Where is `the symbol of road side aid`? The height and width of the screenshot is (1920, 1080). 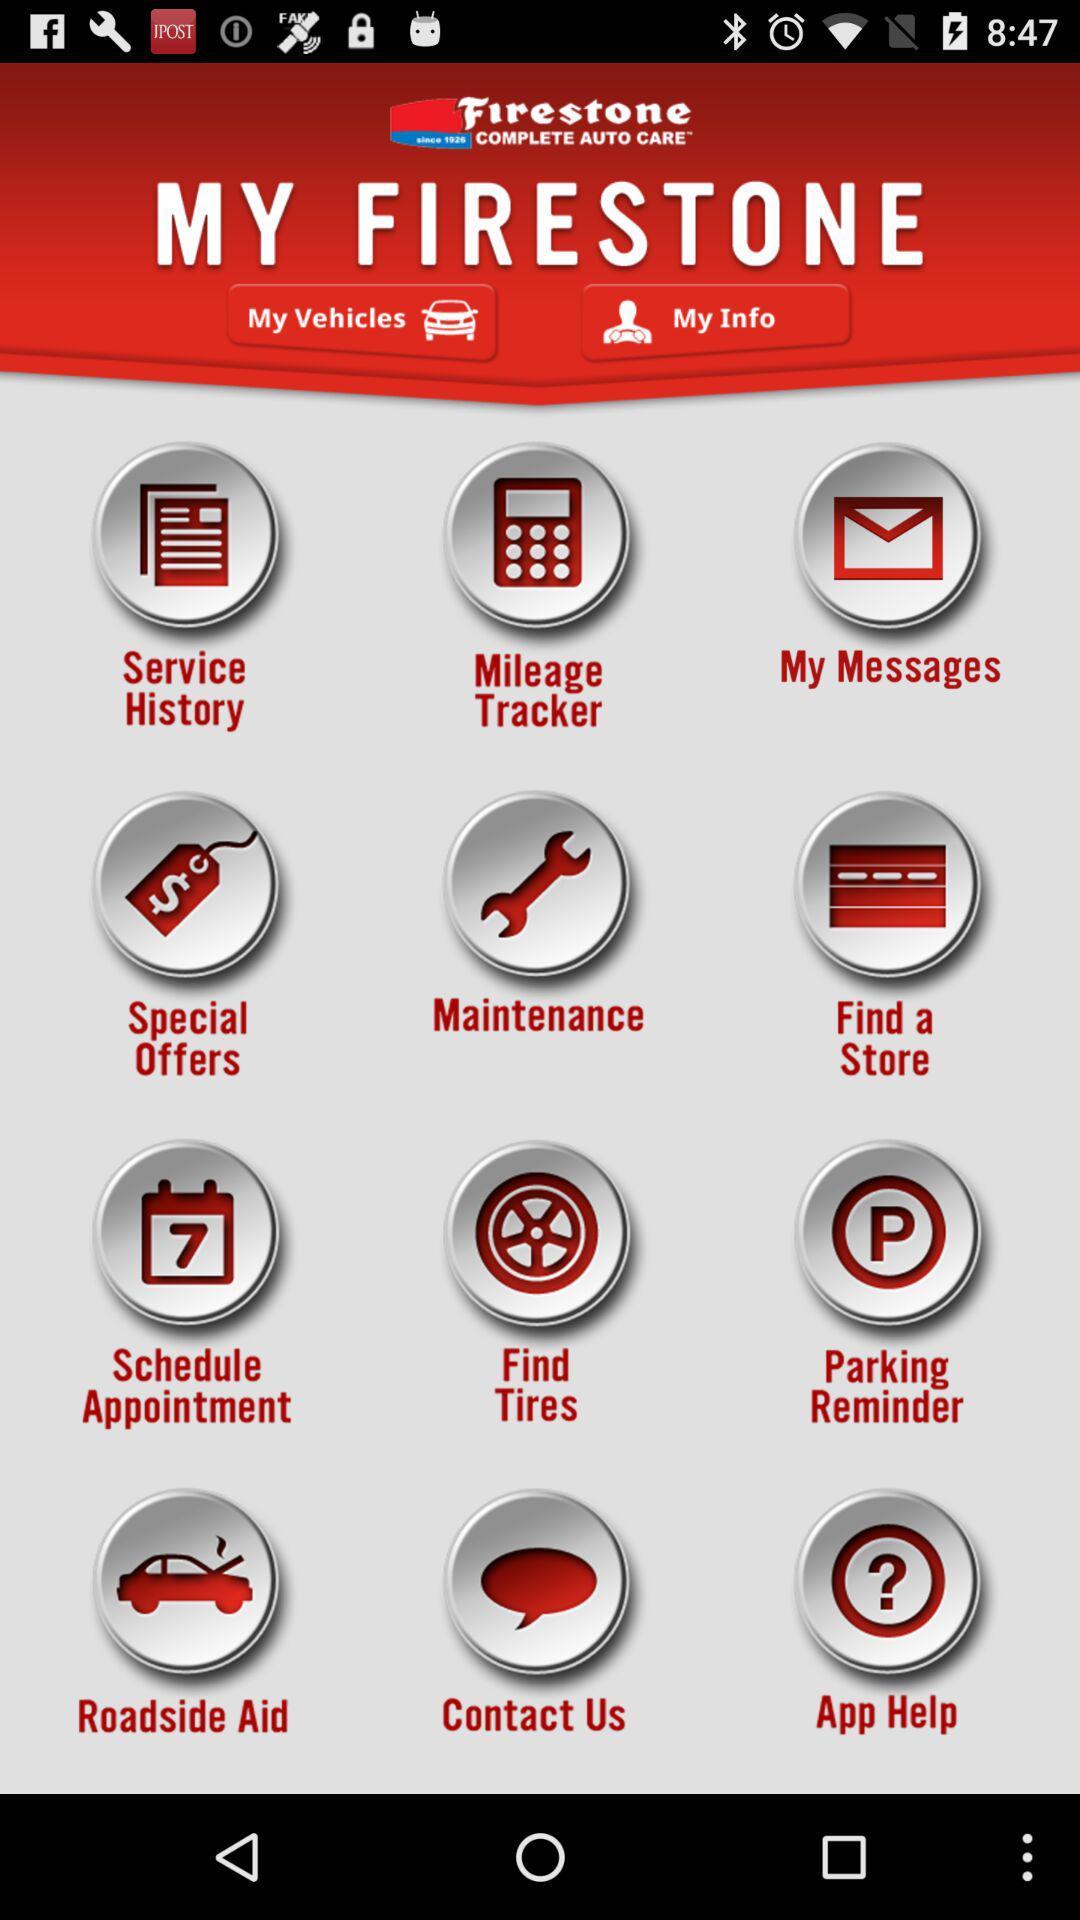 the symbol of road side aid is located at coordinates (189, 1633).